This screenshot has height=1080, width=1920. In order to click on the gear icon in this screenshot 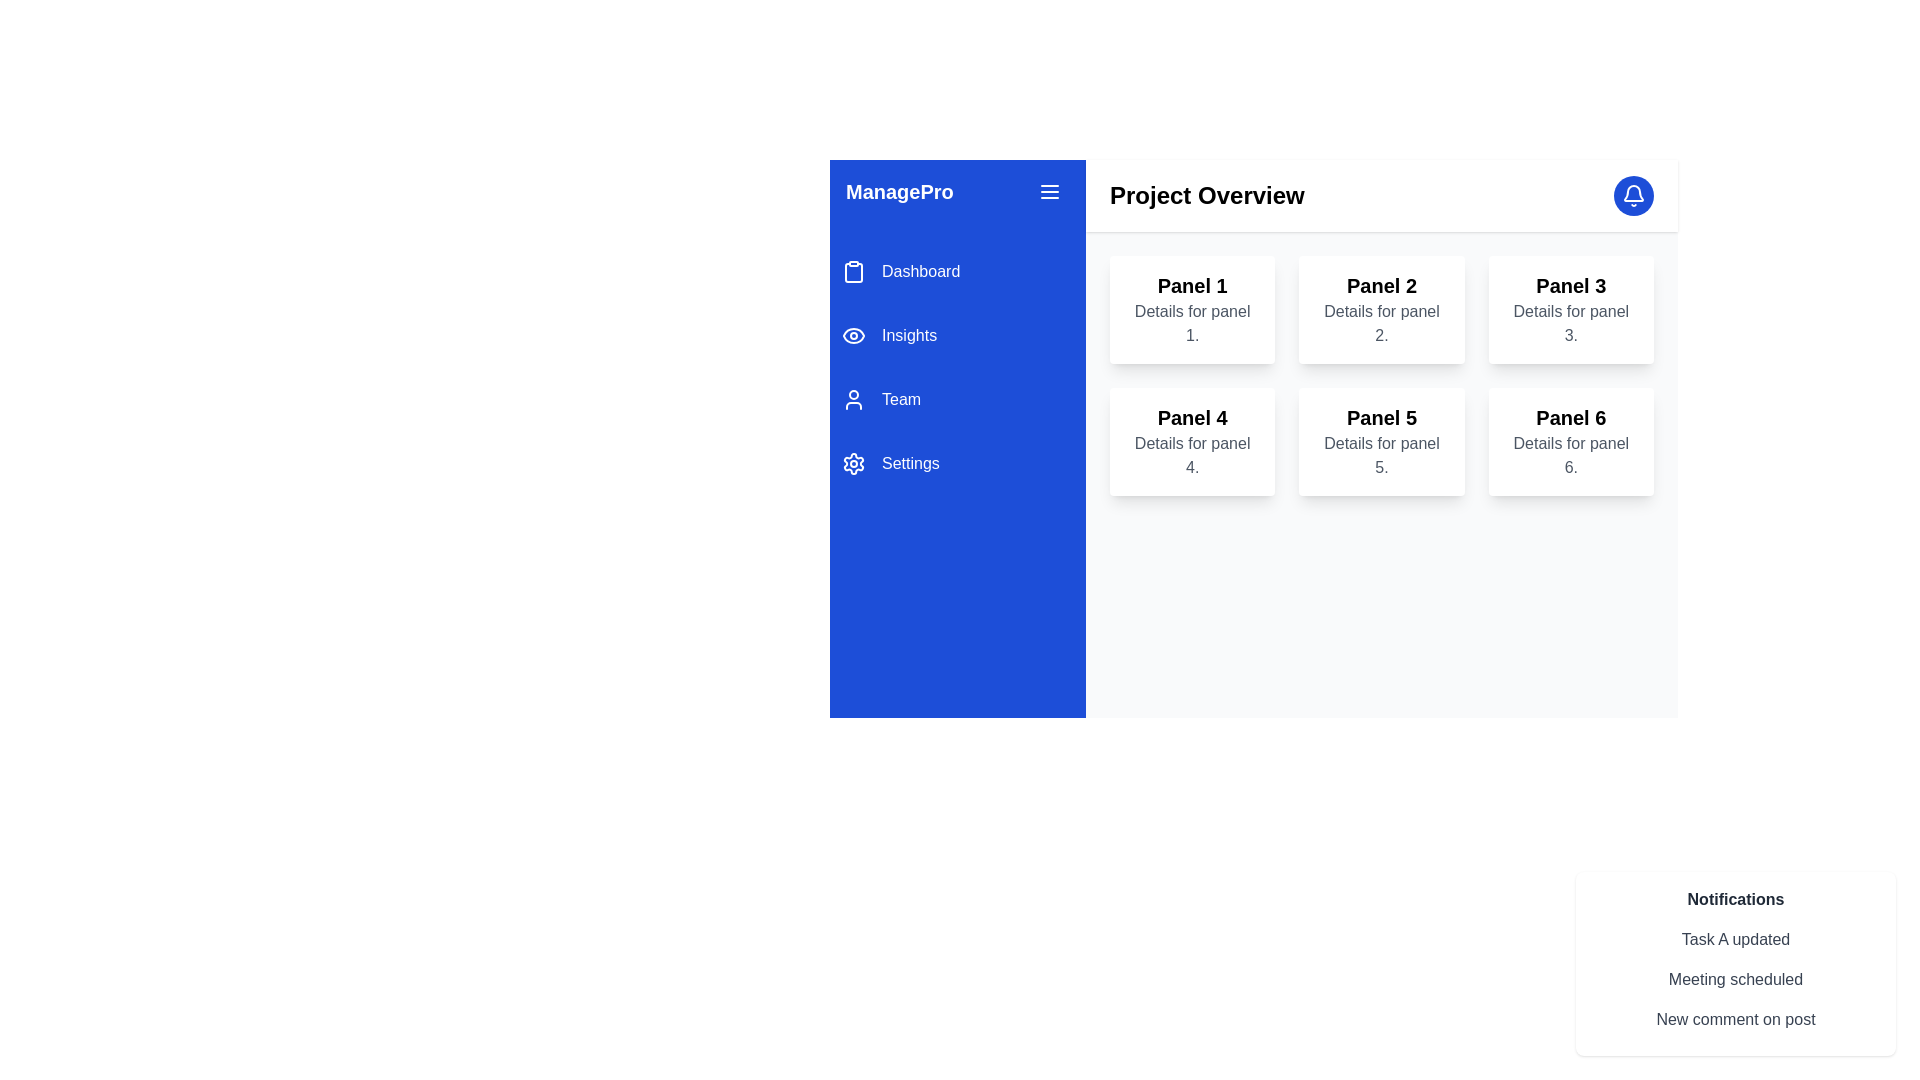, I will do `click(854, 463)`.